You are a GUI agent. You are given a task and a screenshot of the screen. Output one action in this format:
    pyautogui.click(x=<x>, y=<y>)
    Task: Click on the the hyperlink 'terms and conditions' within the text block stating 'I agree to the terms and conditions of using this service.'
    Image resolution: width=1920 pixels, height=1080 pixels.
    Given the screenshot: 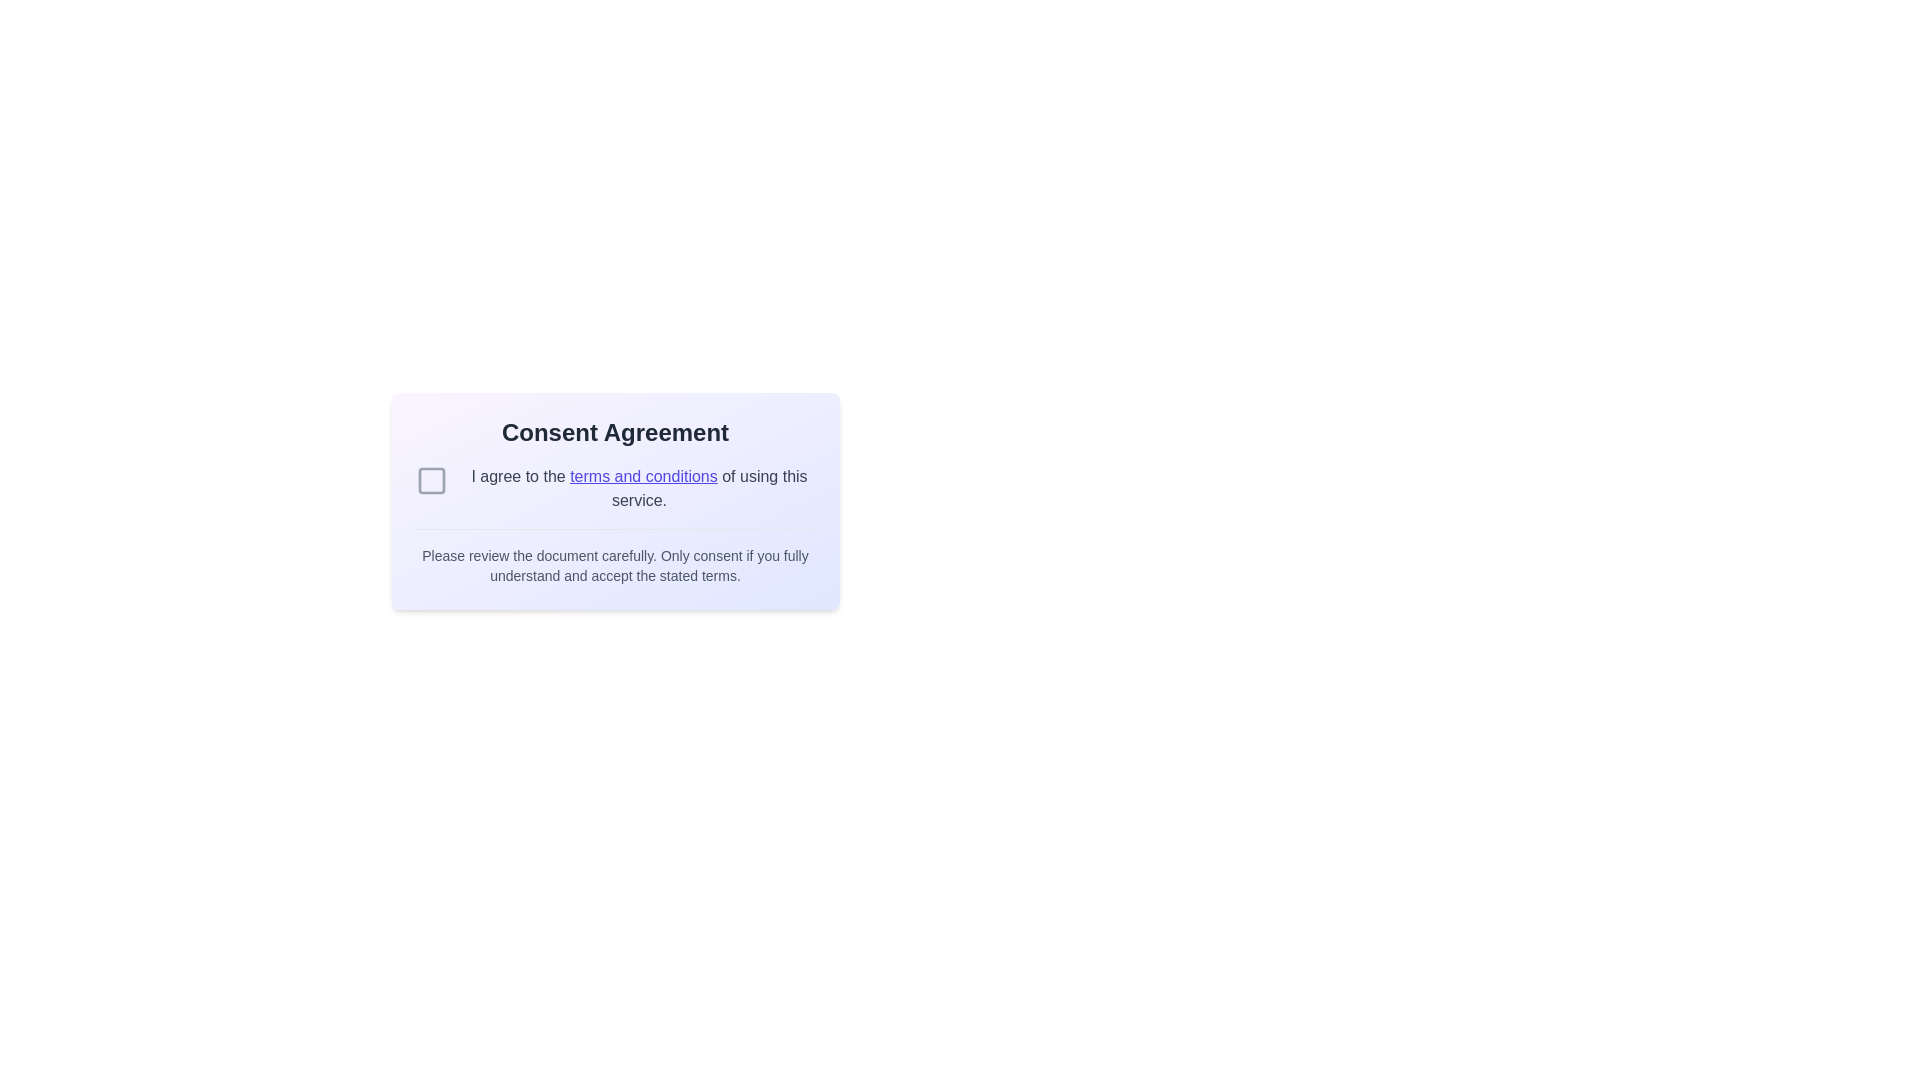 What is the action you would take?
    pyautogui.click(x=638, y=489)
    